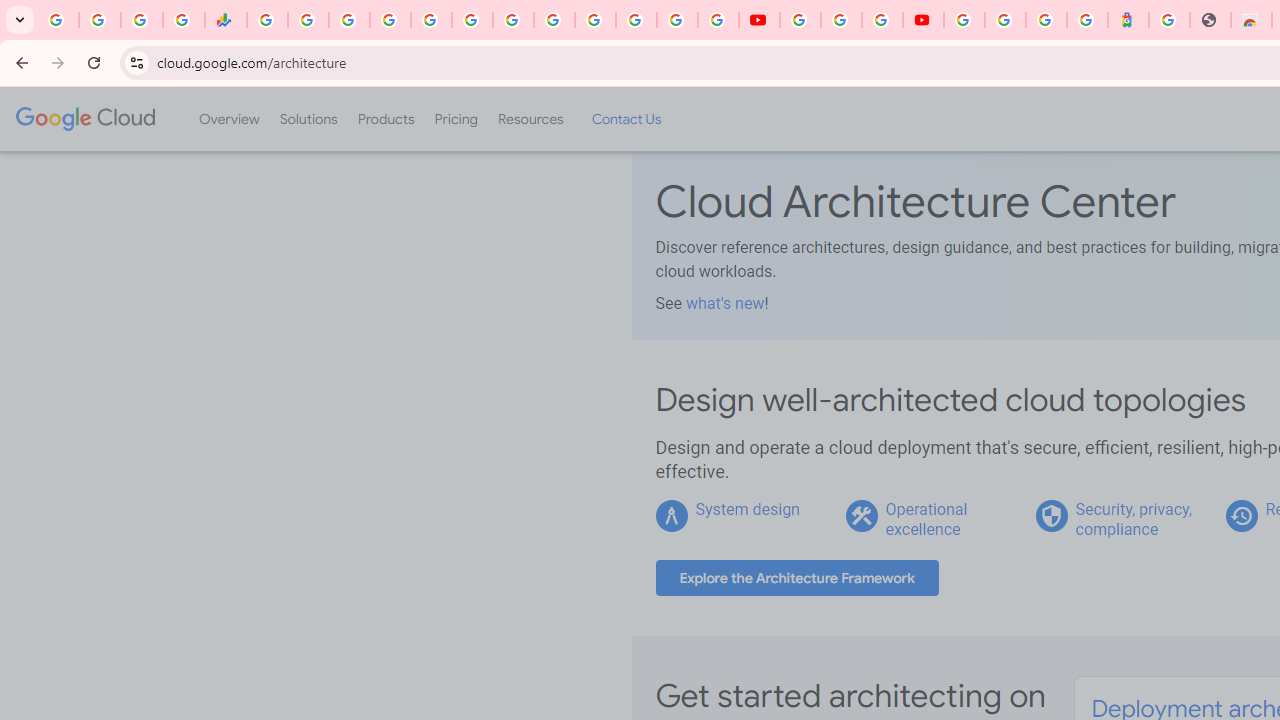 The width and height of the screenshot is (1280, 720). What do you see at coordinates (746, 508) in the screenshot?
I see `'System design'` at bounding box center [746, 508].